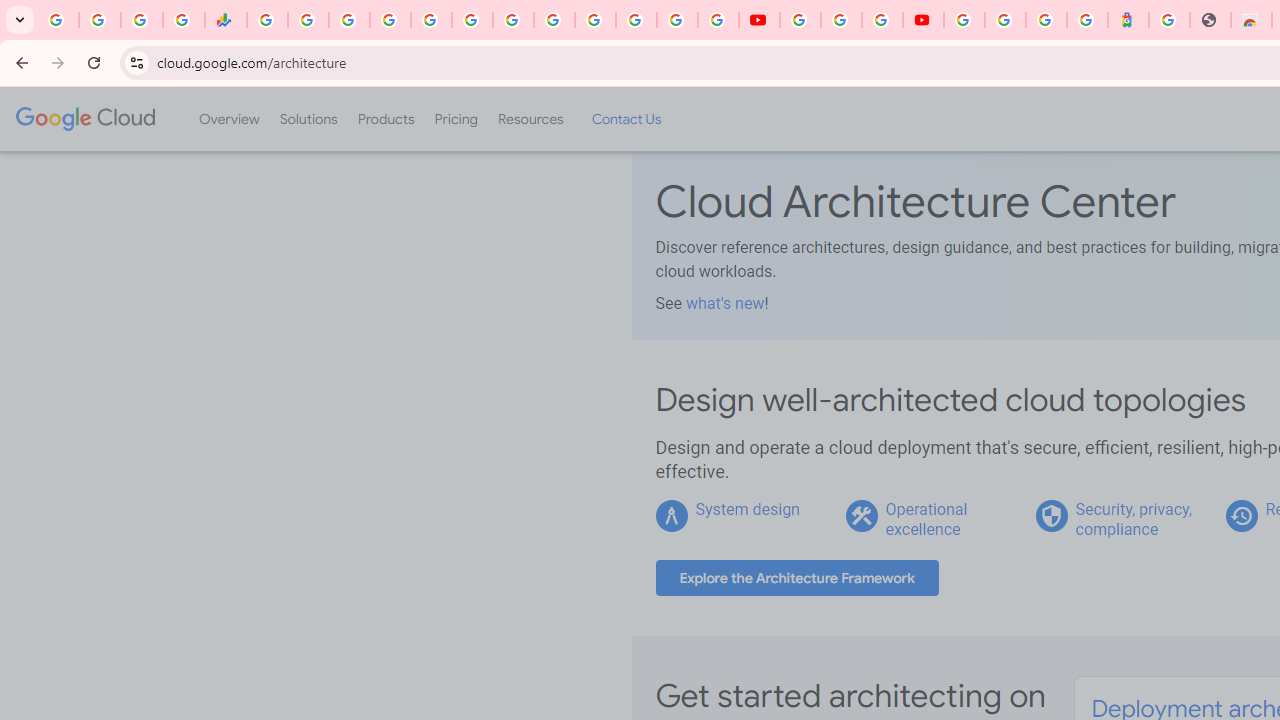 The width and height of the screenshot is (1280, 720). What do you see at coordinates (746, 508) in the screenshot?
I see `'System design'` at bounding box center [746, 508].